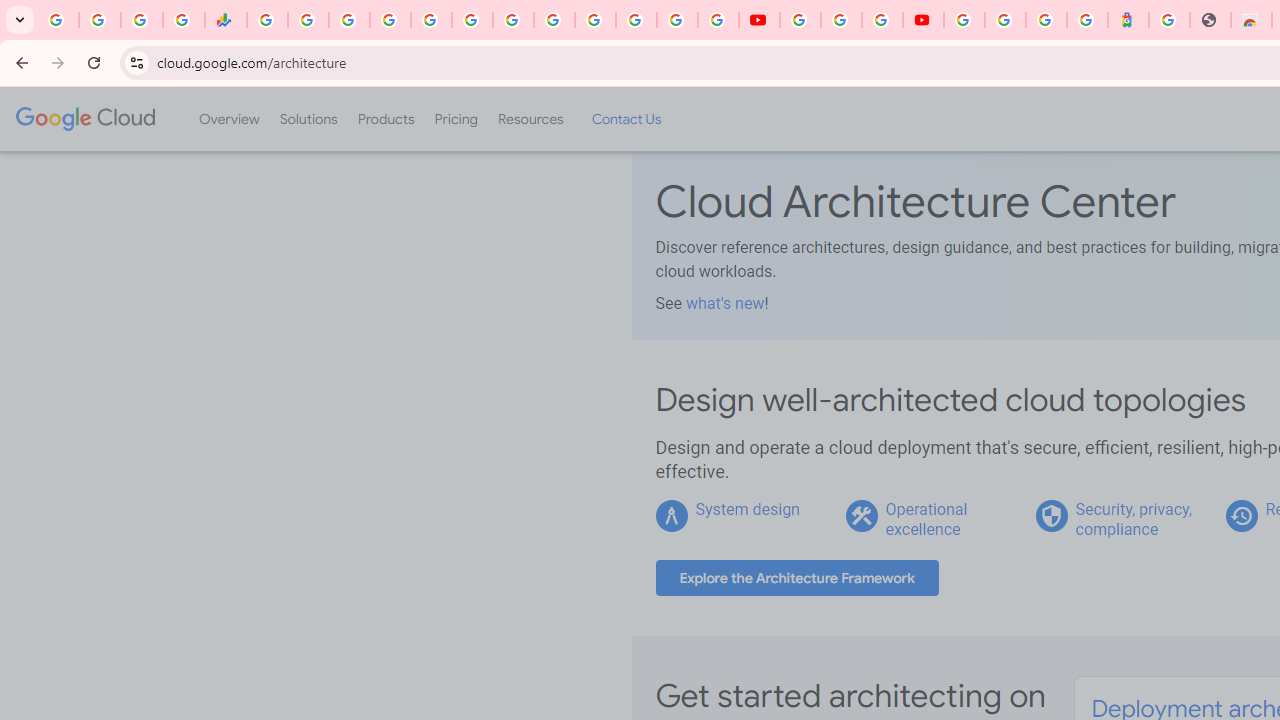 The width and height of the screenshot is (1280, 720). What do you see at coordinates (746, 508) in the screenshot?
I see `'System design'` at bounding box center [746, 508].